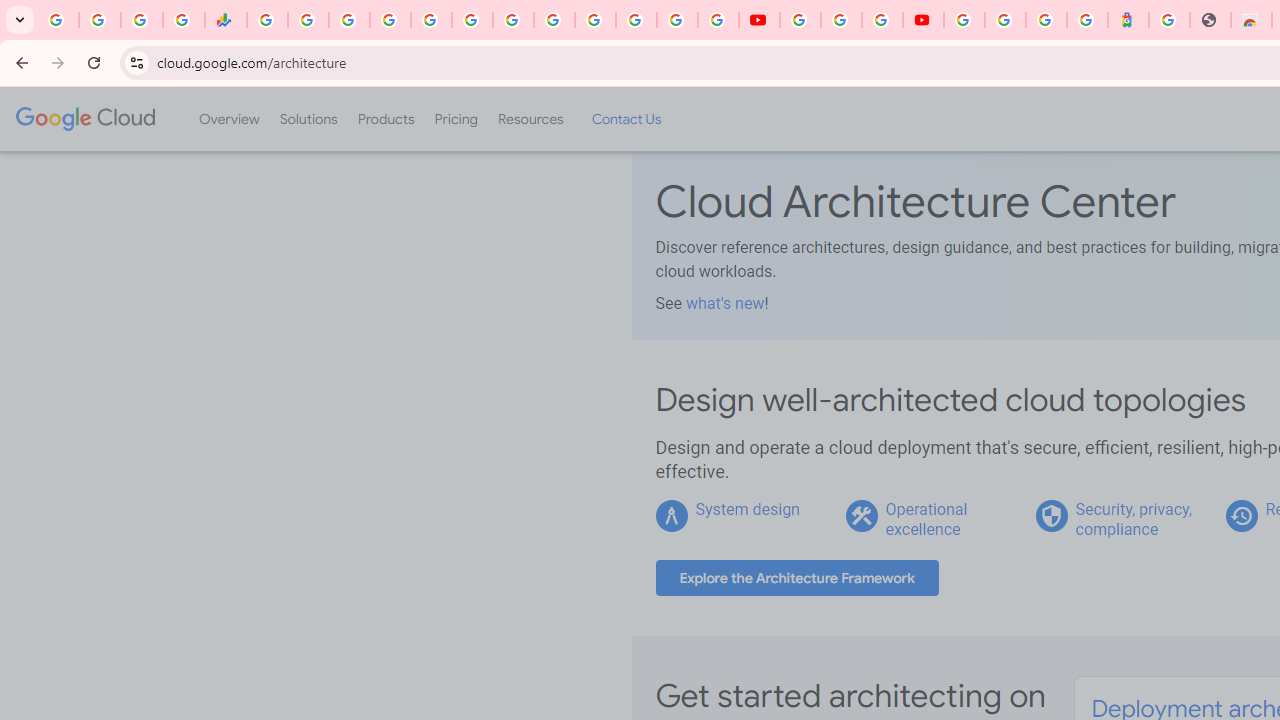 The width and height of the screenshot is (1280, 720). What do you see at coordinates (746, 508) in the screenshot?
I see `'System design'` at bounding box center [746, 508].